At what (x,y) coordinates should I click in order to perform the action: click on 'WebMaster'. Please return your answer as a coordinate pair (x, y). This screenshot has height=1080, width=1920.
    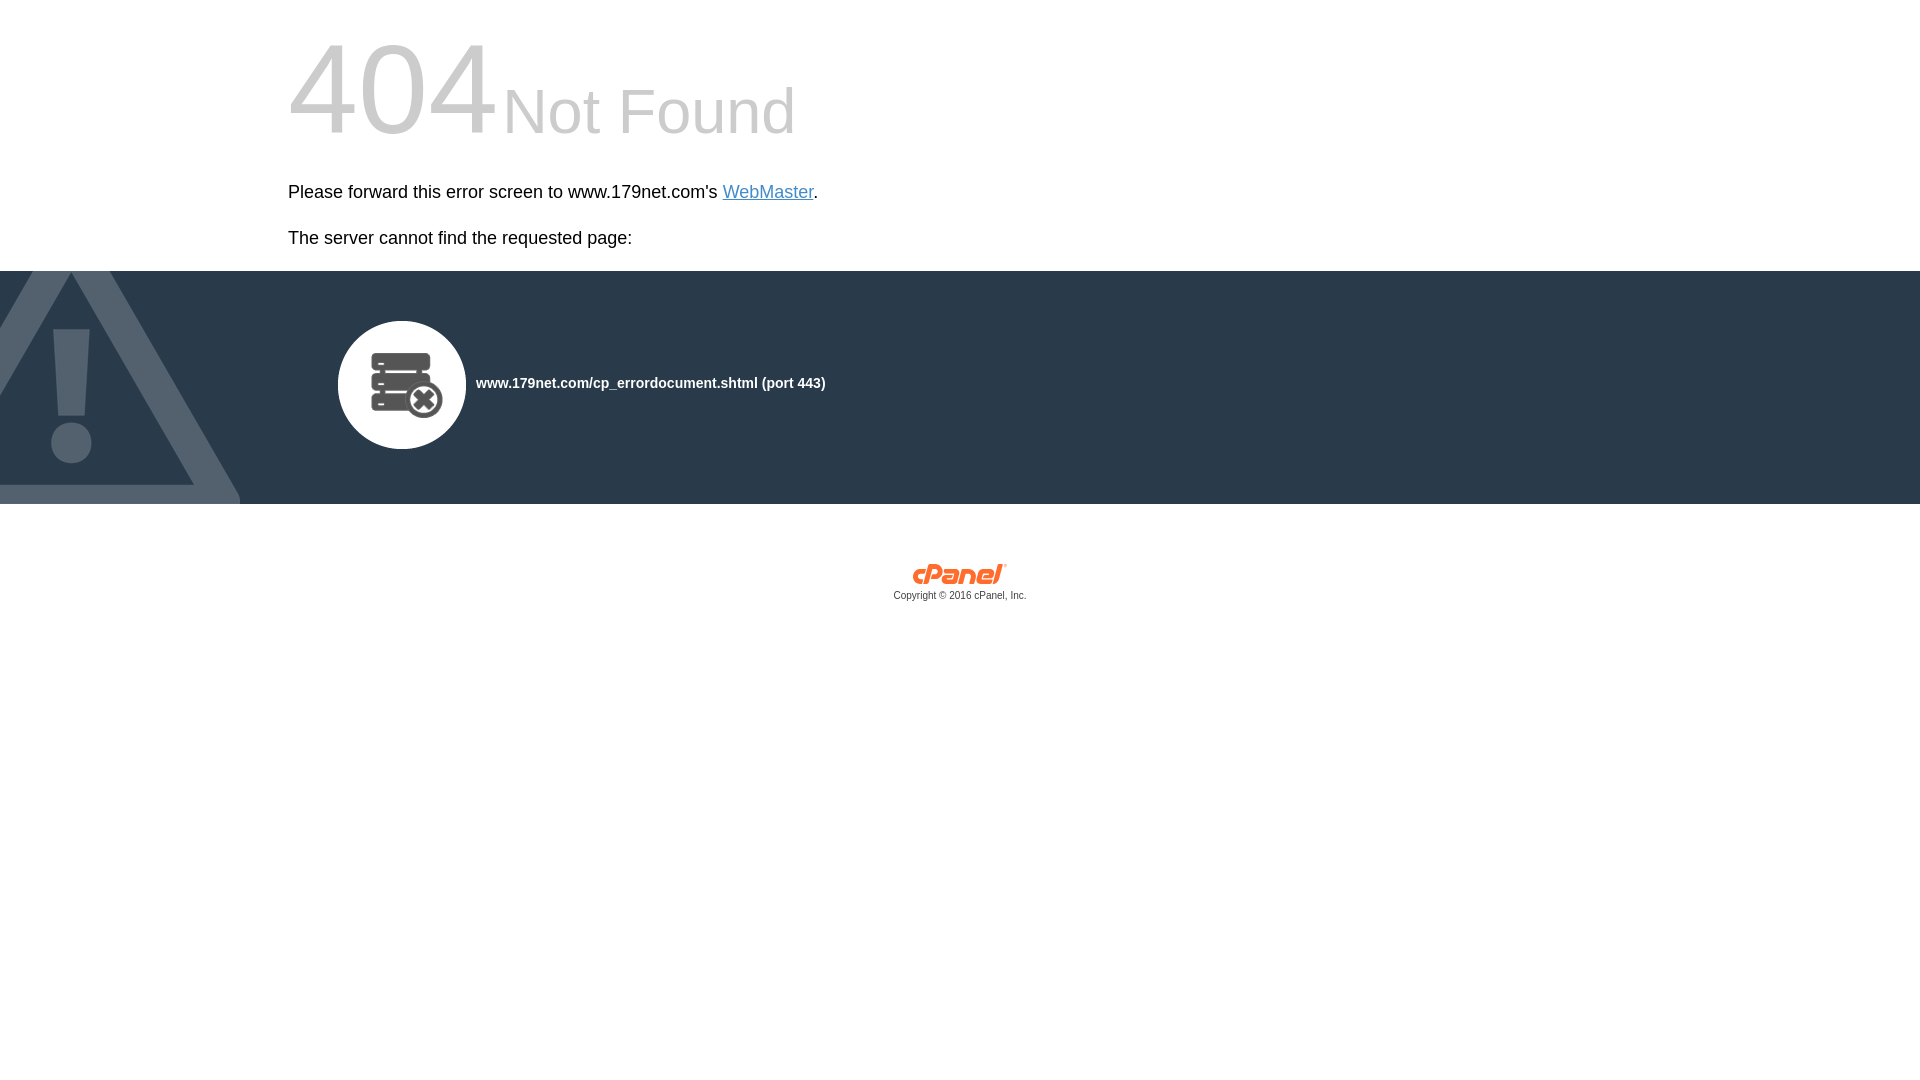
    Looking at the image, I should click on (767, 192).